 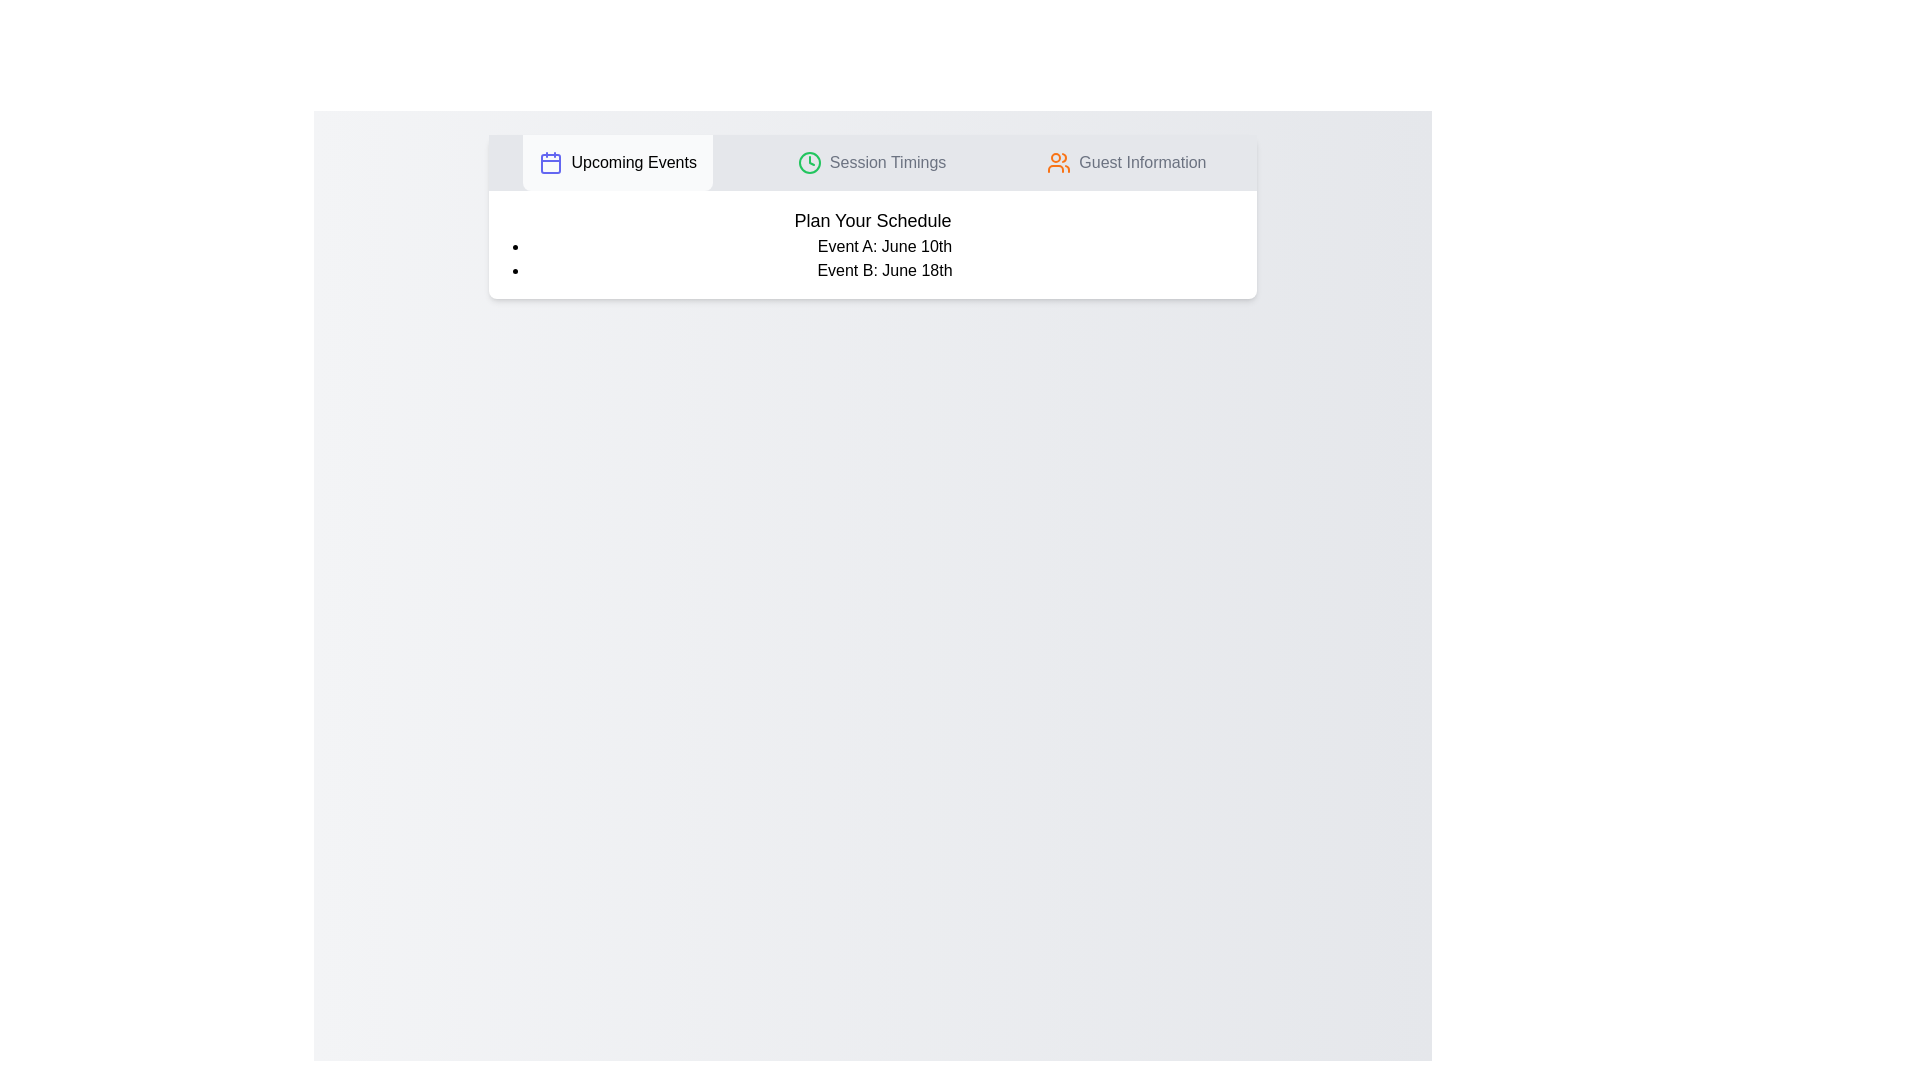 What do you see at coordinates (1126, 161) in the screenshot?
I see `the tab labeled 'Guest Information' by clicking on its button` at bounding box center [1126, 161].